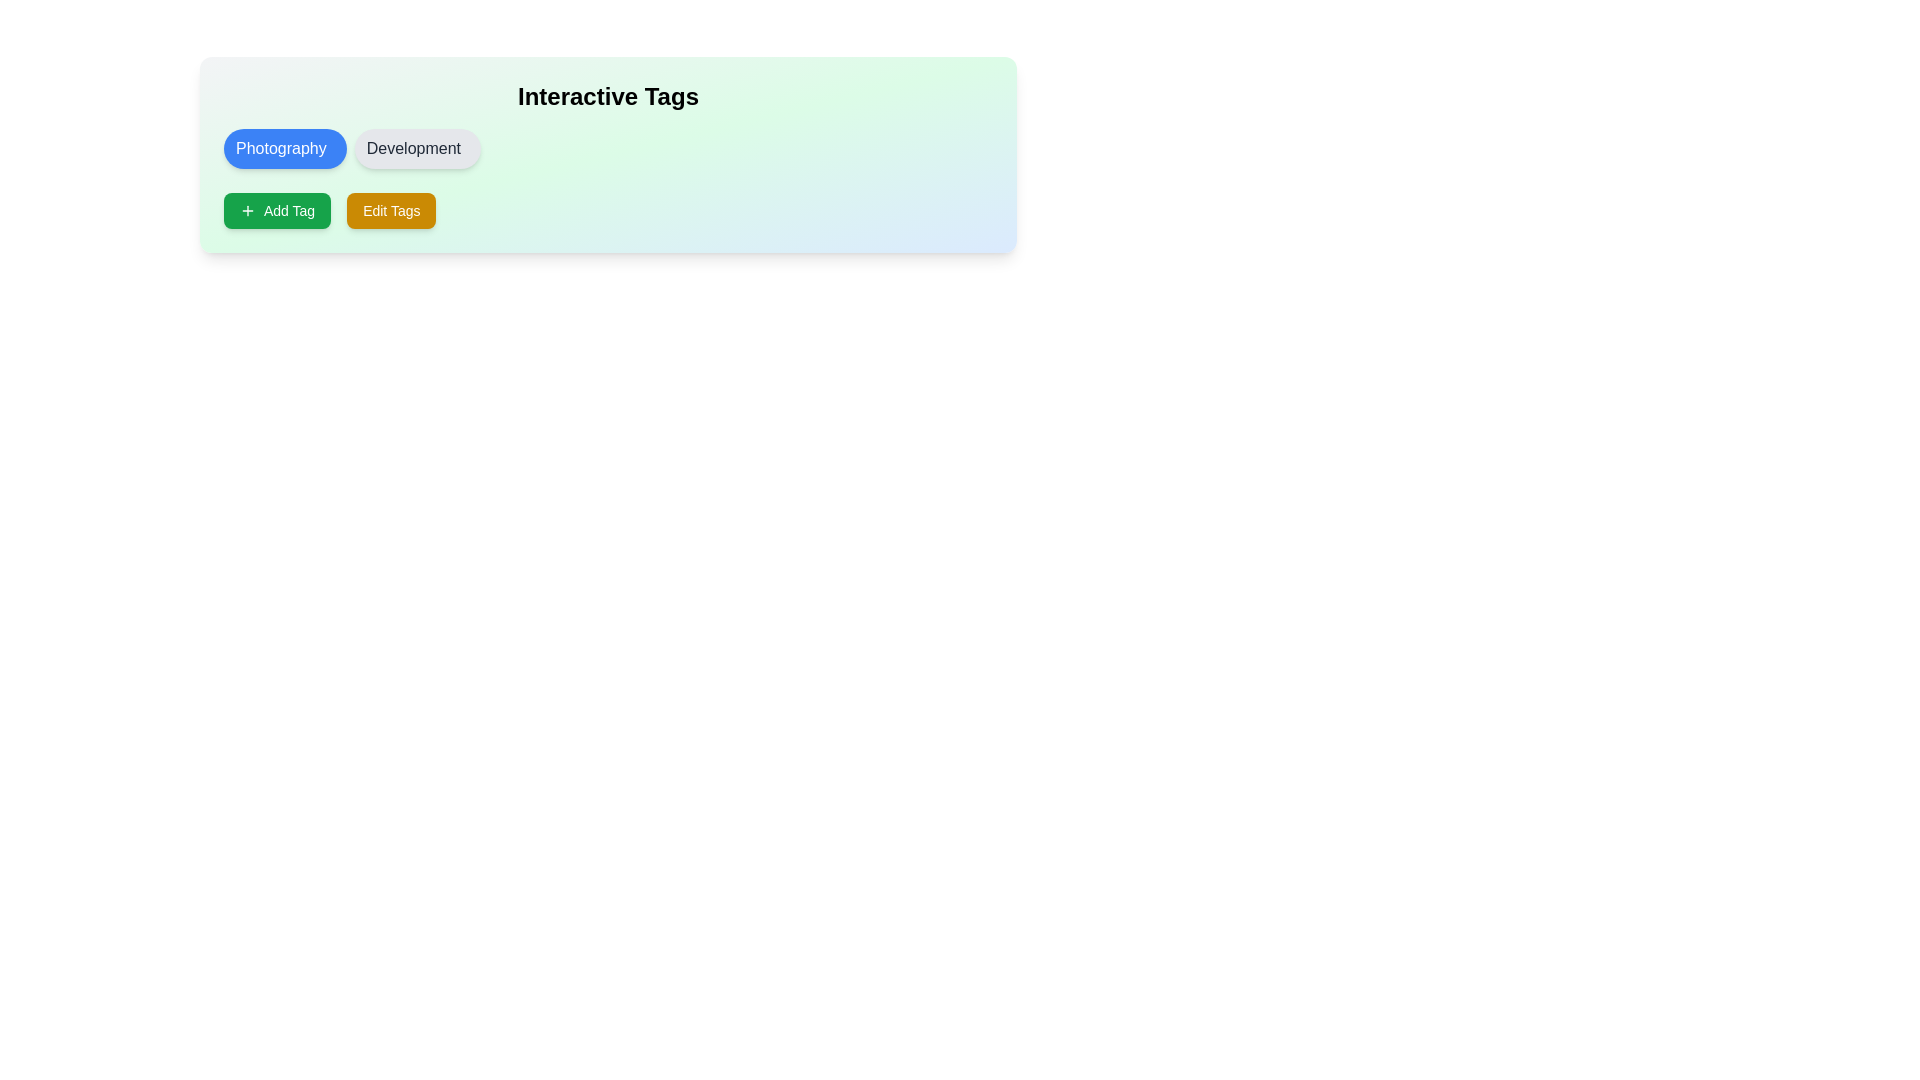 This screenshot has height=1080, width=1920. Describe the element at coordinates (247, 211) in the screenshot. I see `the icon representing the 'Add Tag' functionality located within the 'Add Tag' button` at that location.